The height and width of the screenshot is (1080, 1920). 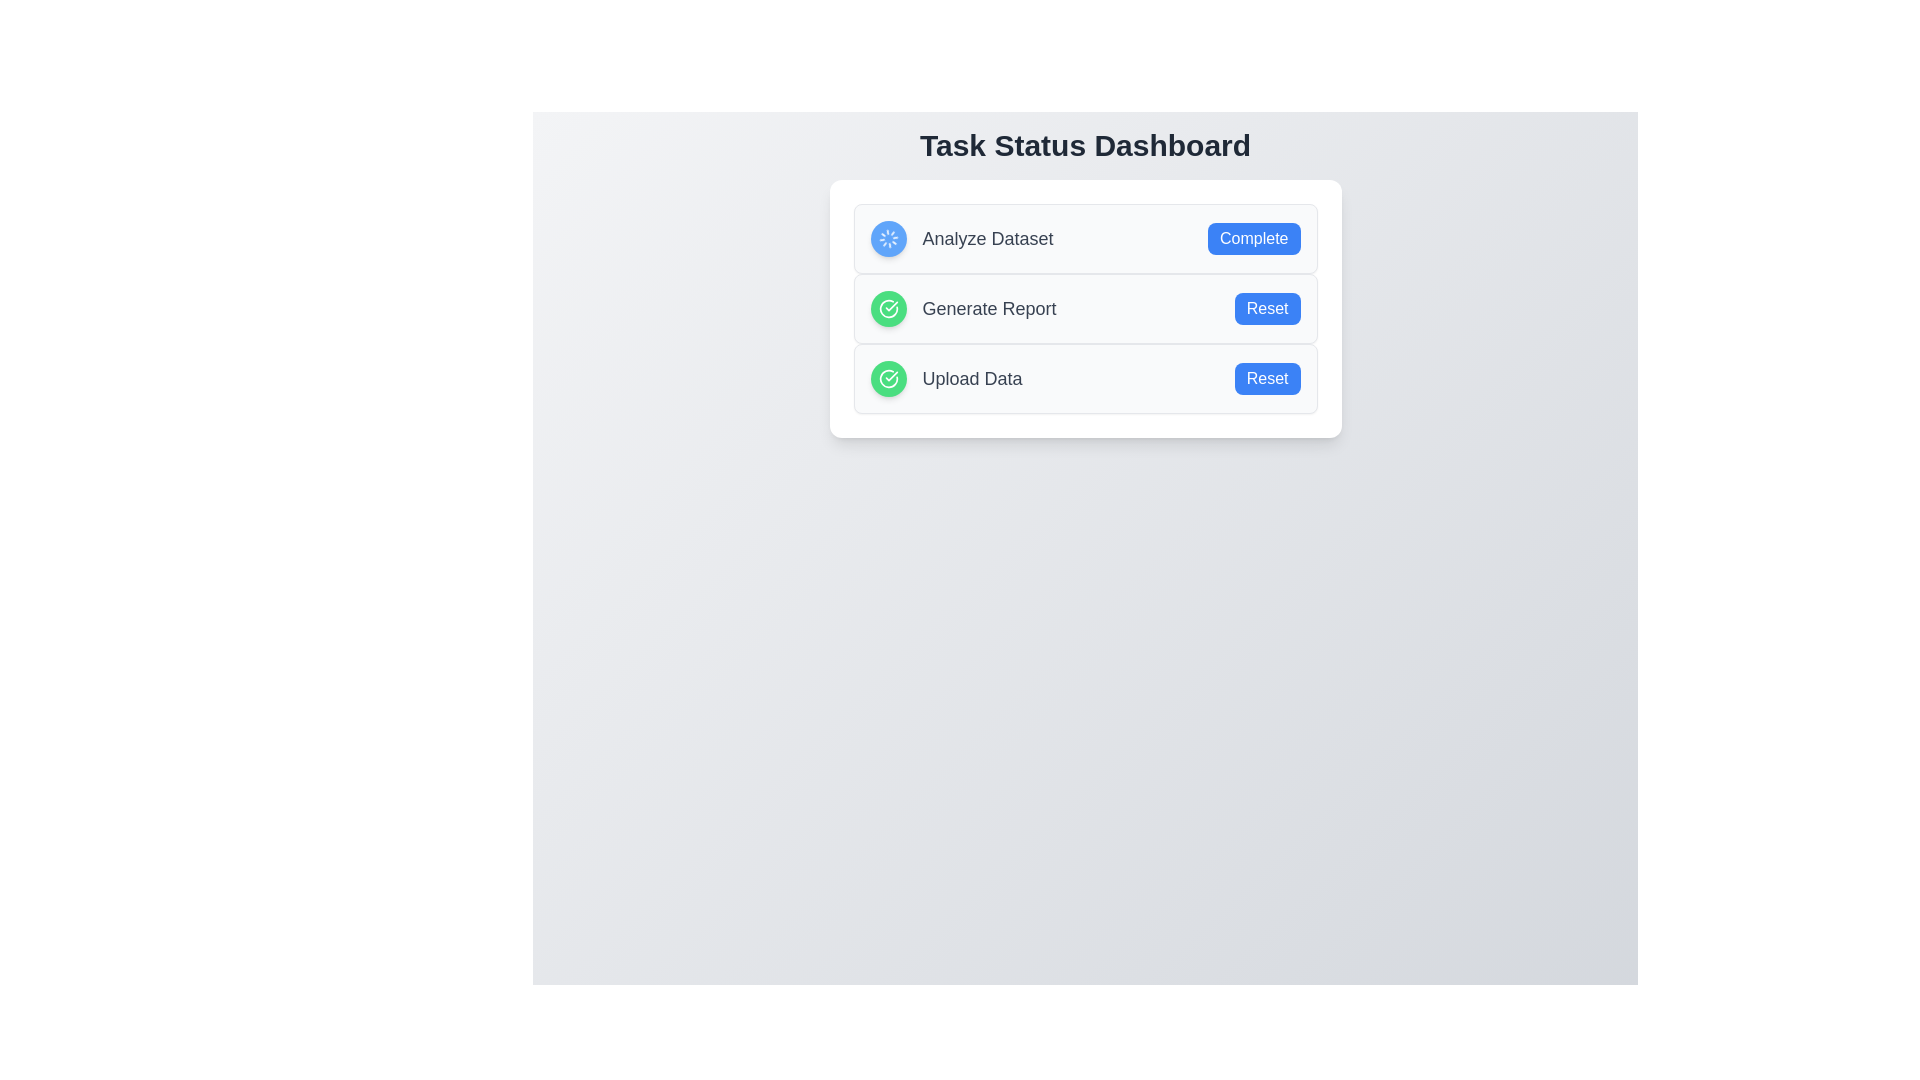 What do you see at coordinates (972, 378) in the screenshot?
I see `the 'Upload Data' text label which is styled with a medium font weight, gray color, and located in the third row of a vertically stacked list, adjacent to a green circular checkmark icon and a blue 'Reset' button` at bounding box center [972, 378].